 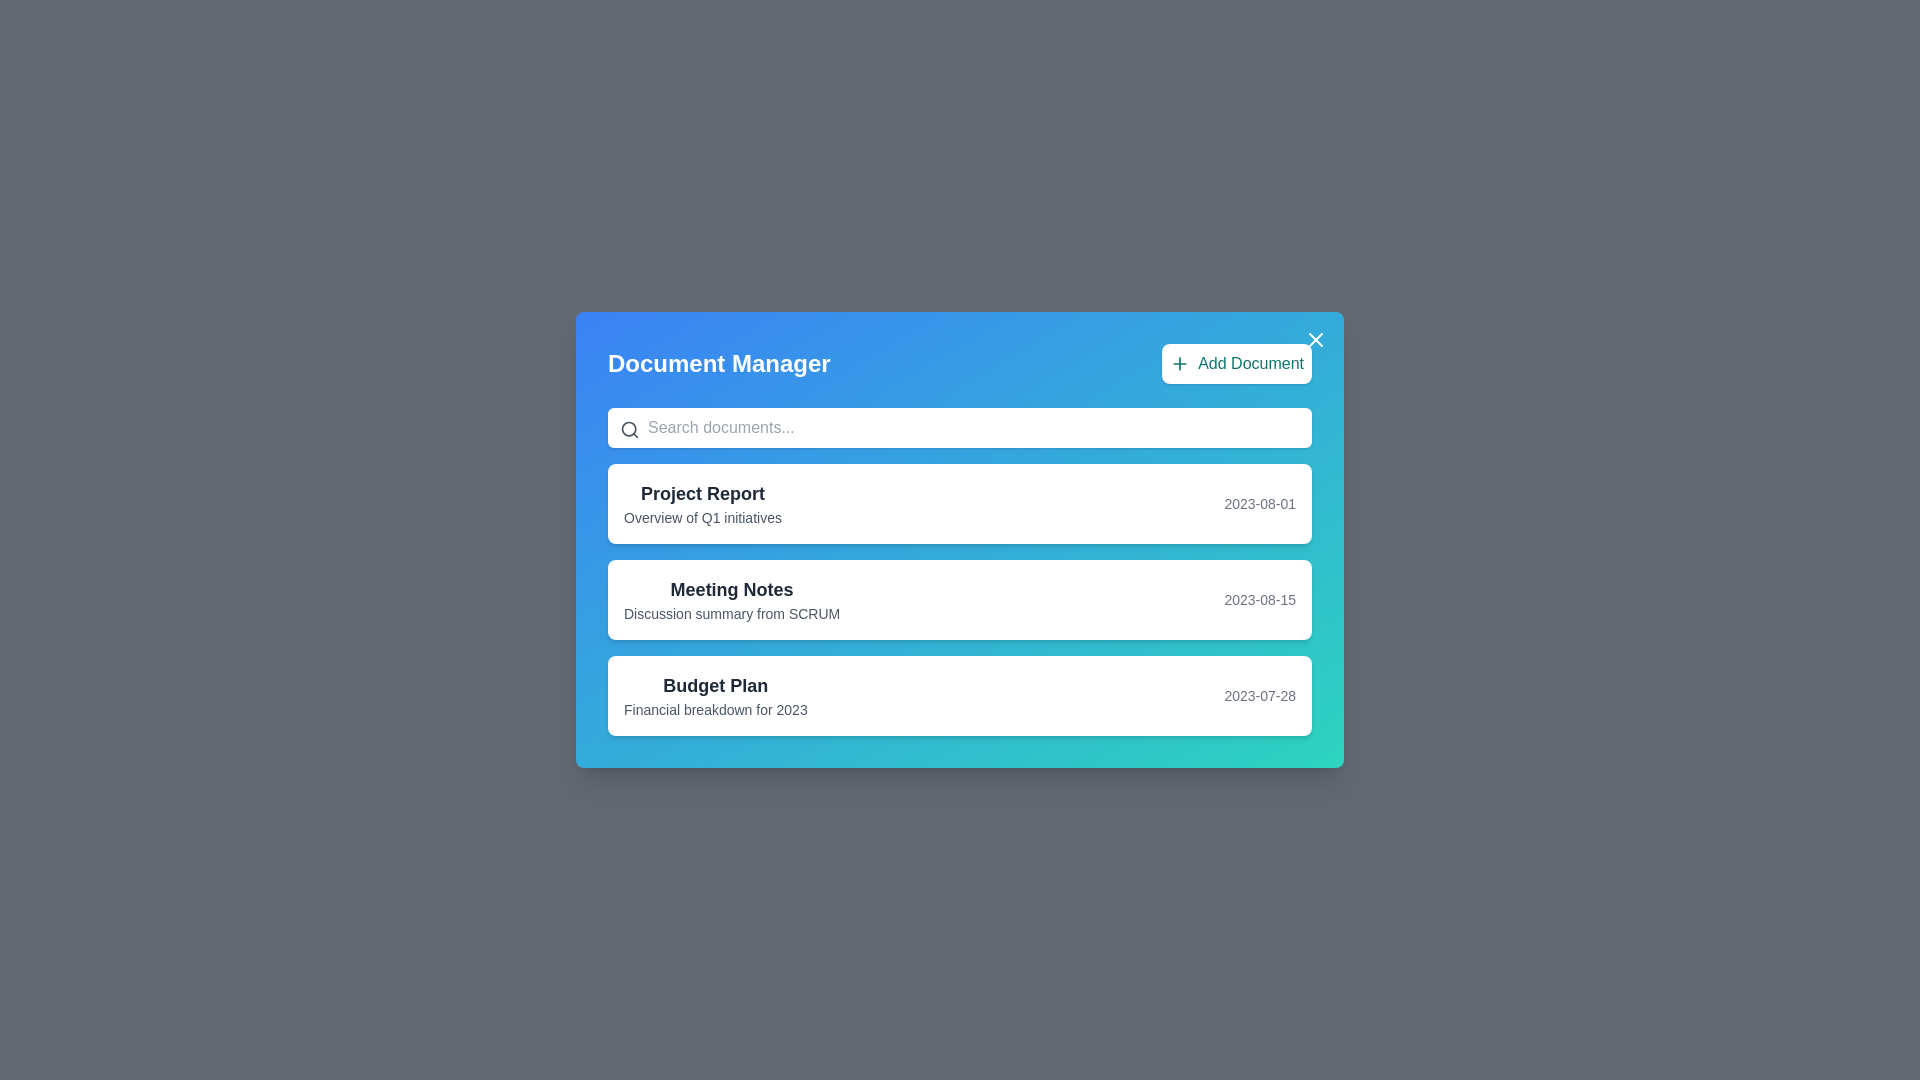 What do you see at coordinates (1236, 363) in the screenshot?
I see `'Add Document' button to initiate the addition of a new document` at bounding box center [1236, 363].